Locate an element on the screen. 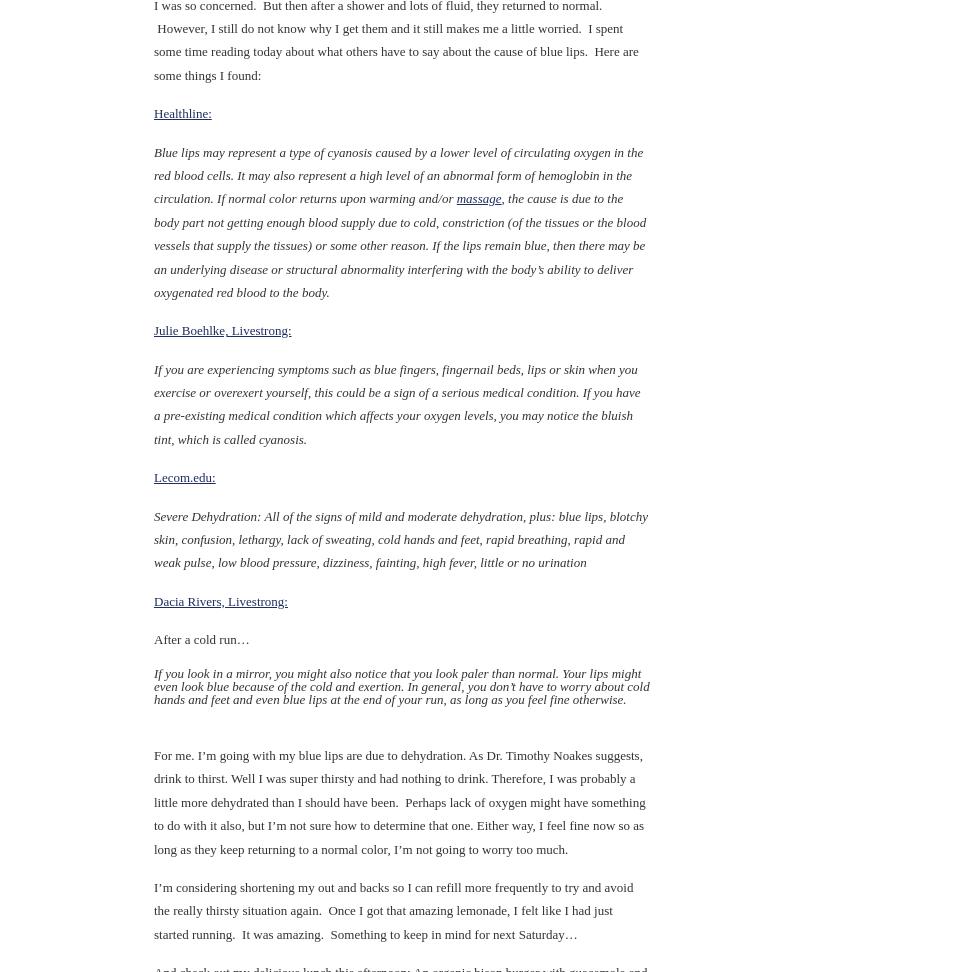 This screenshot has width=960, height=972. 'Blue lips may represent a type of cyanosis caused by a lower level of circulating oxygen in the red blood cells. It may also represent a high level of an abnormal form of hemoglobin in the circulation. If normal color returns upon warming and/or' is located at coordinates (397, 174).